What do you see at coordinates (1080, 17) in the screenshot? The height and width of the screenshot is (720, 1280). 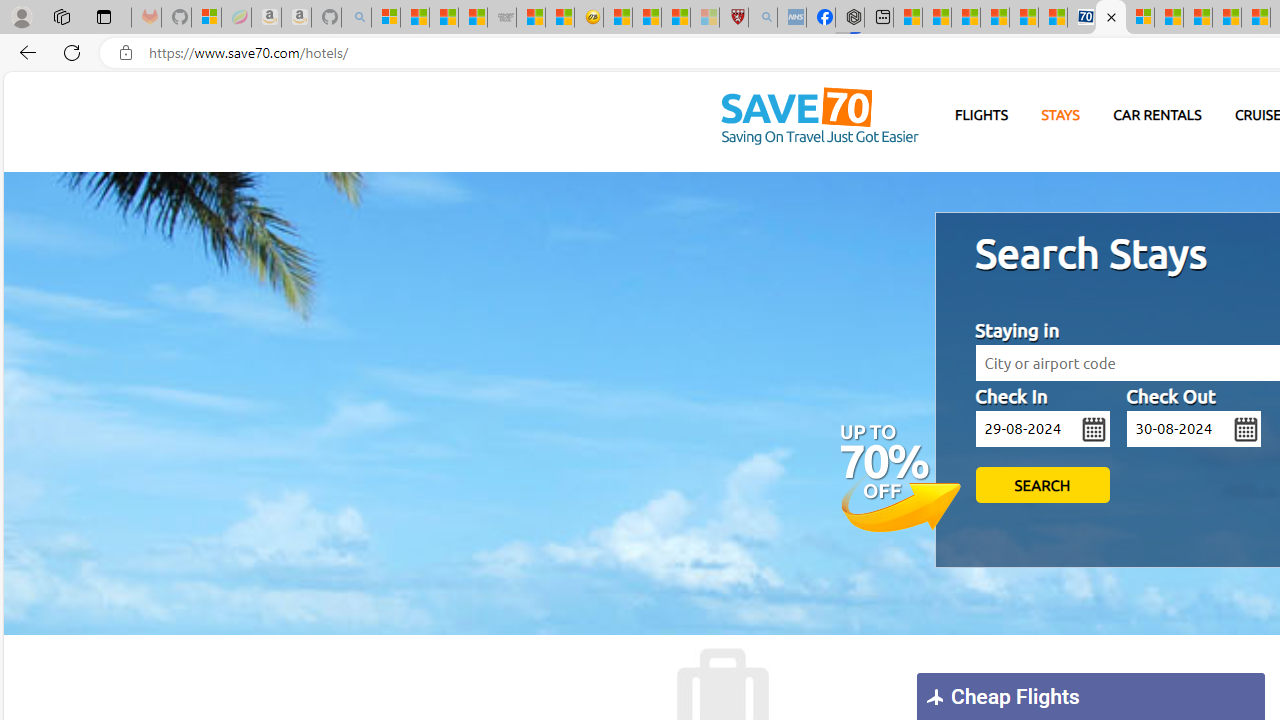 I see `'Cheap Car Rentals - Save70.com'` at bounding box center [1080, 17].